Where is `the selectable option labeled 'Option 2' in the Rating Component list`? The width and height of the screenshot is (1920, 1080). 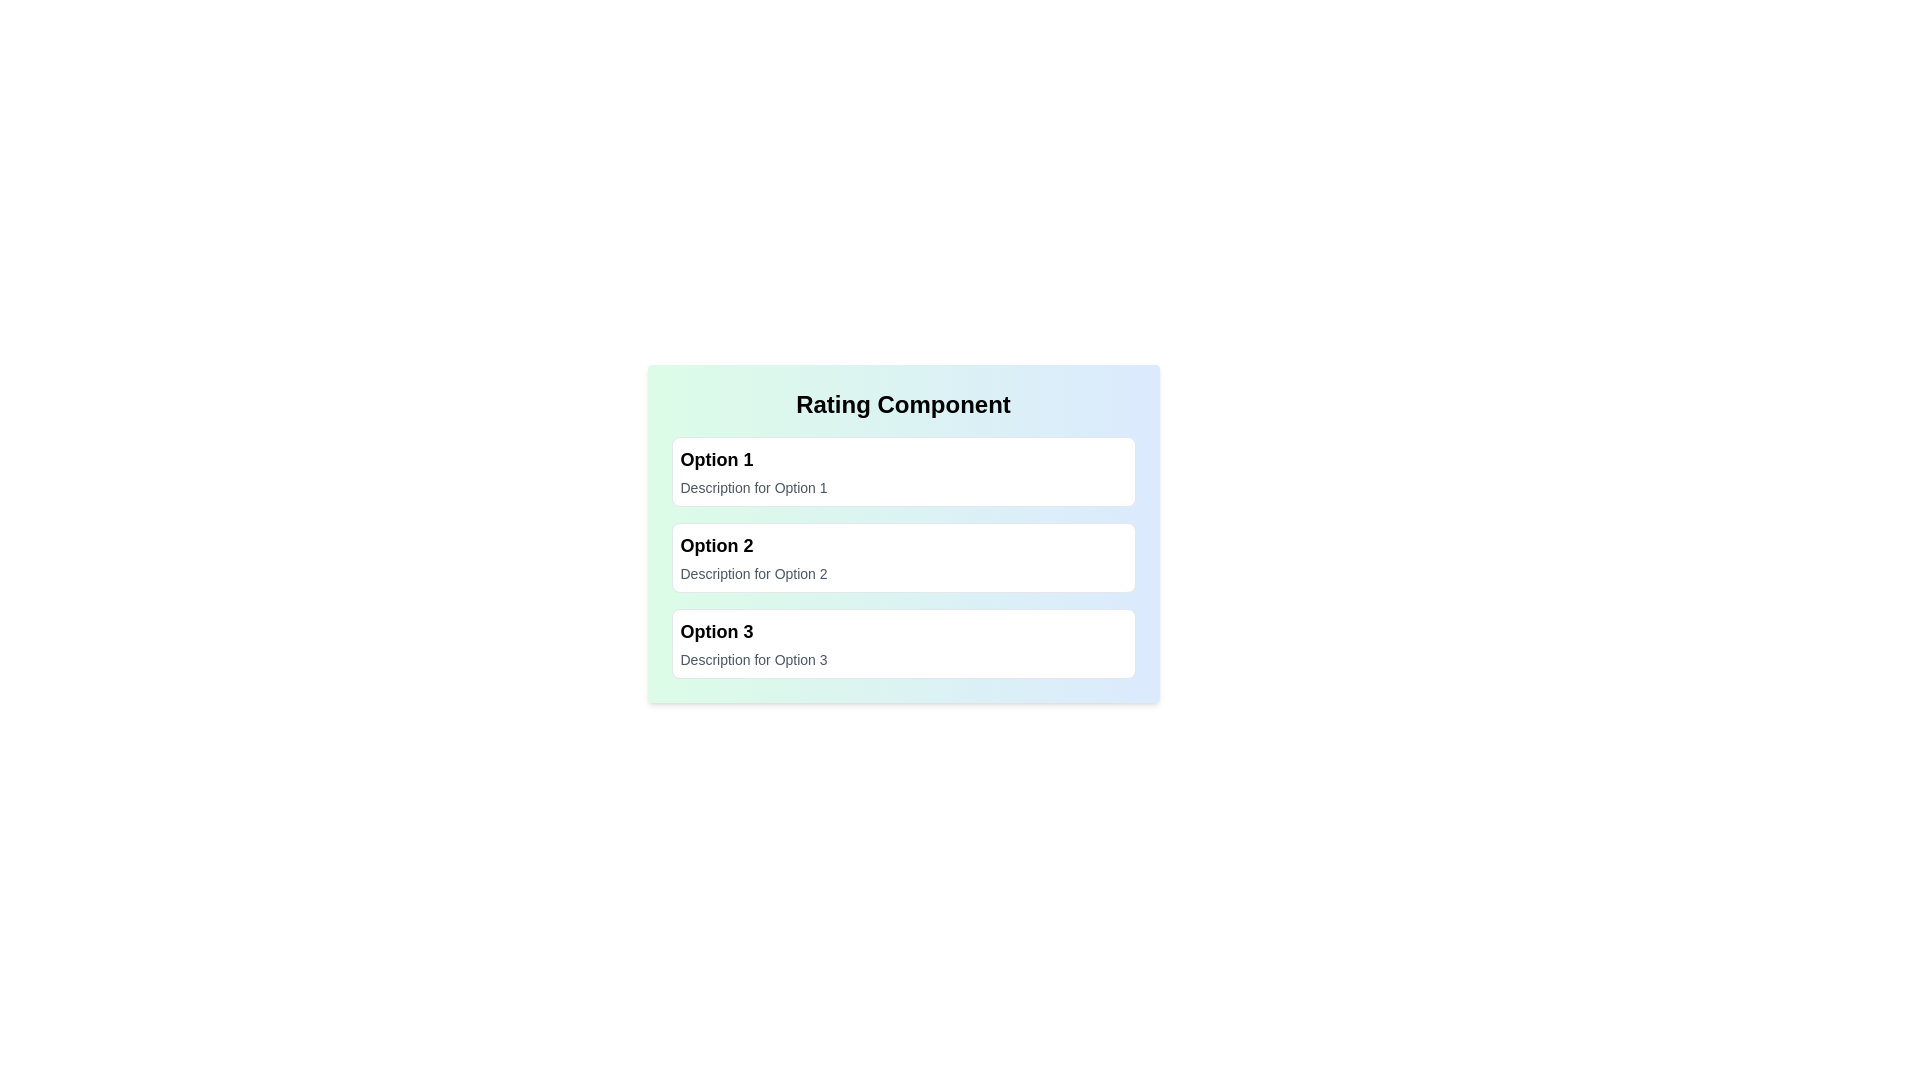
the selectable option labeled 'Option 2' in the Rating Component list is located at coordinates (902, 558).